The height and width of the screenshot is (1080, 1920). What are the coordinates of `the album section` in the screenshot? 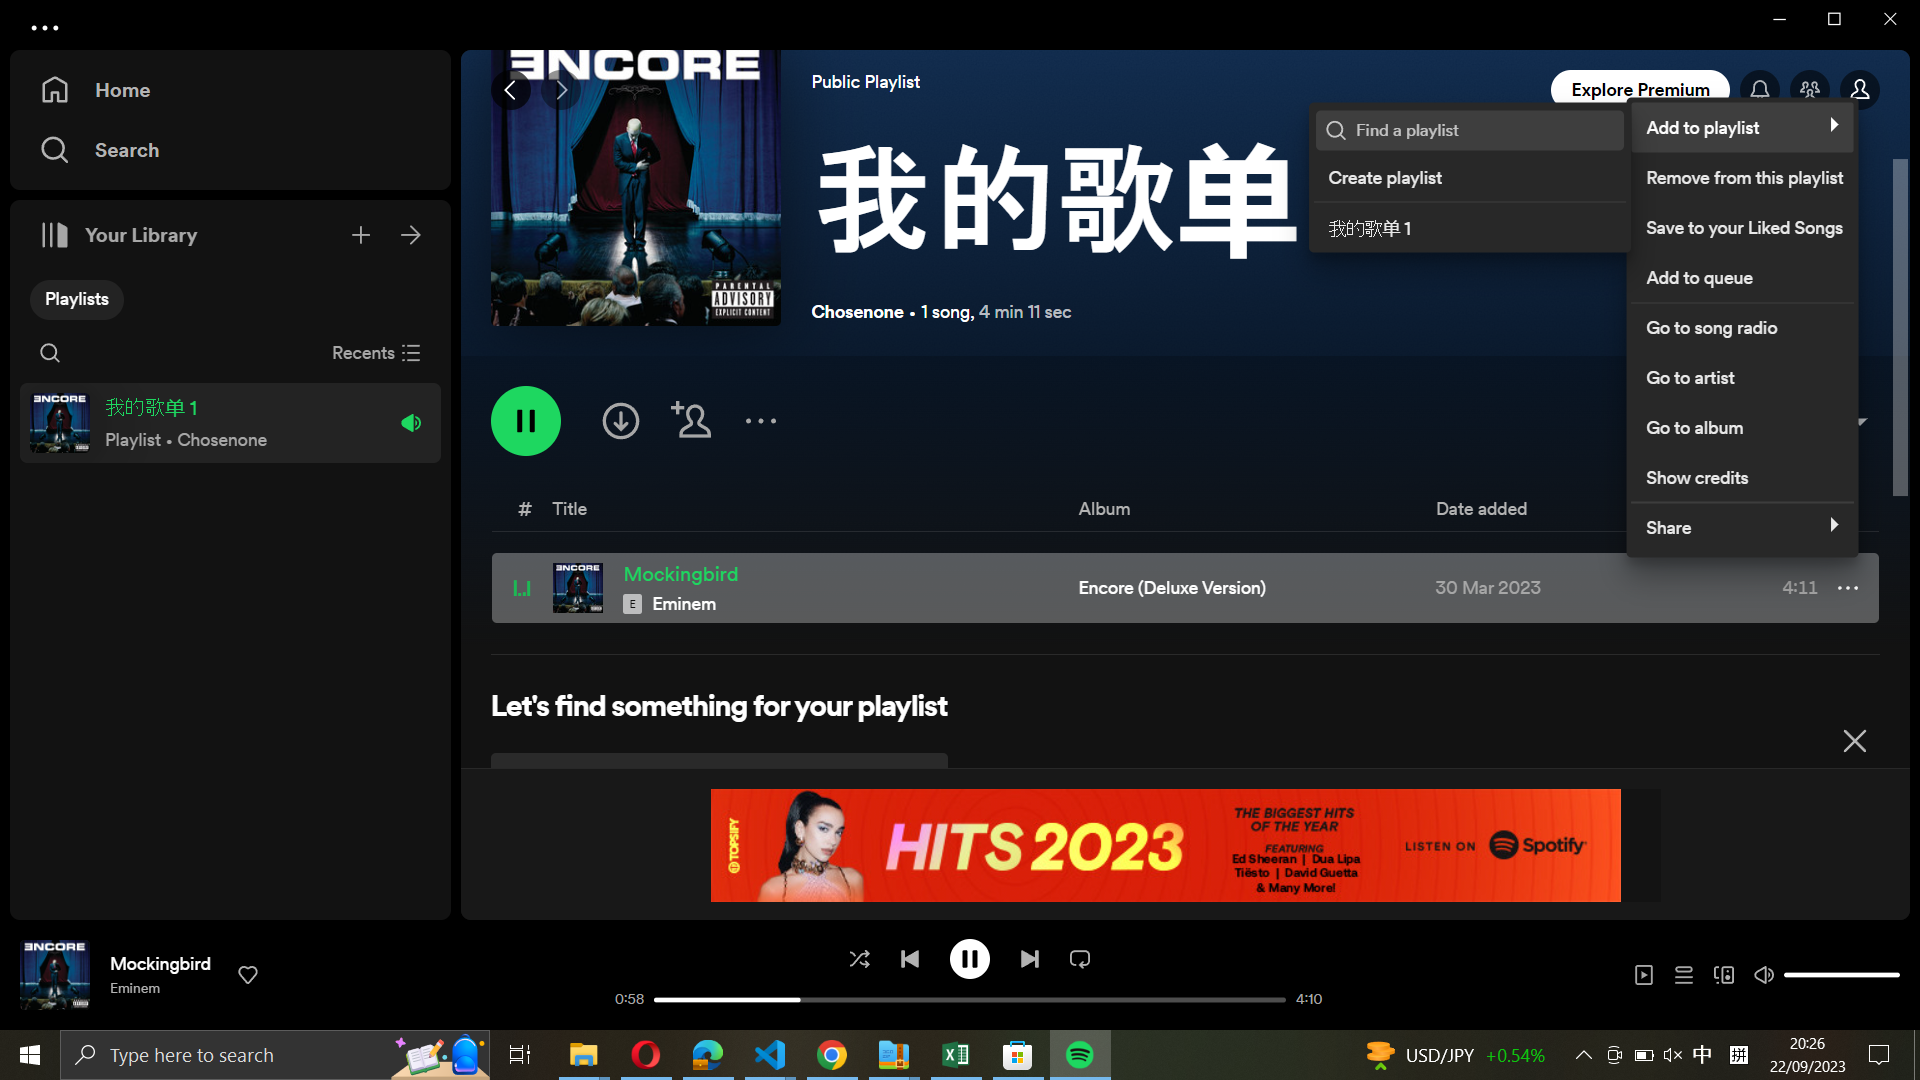 It's located at (1737, 422).